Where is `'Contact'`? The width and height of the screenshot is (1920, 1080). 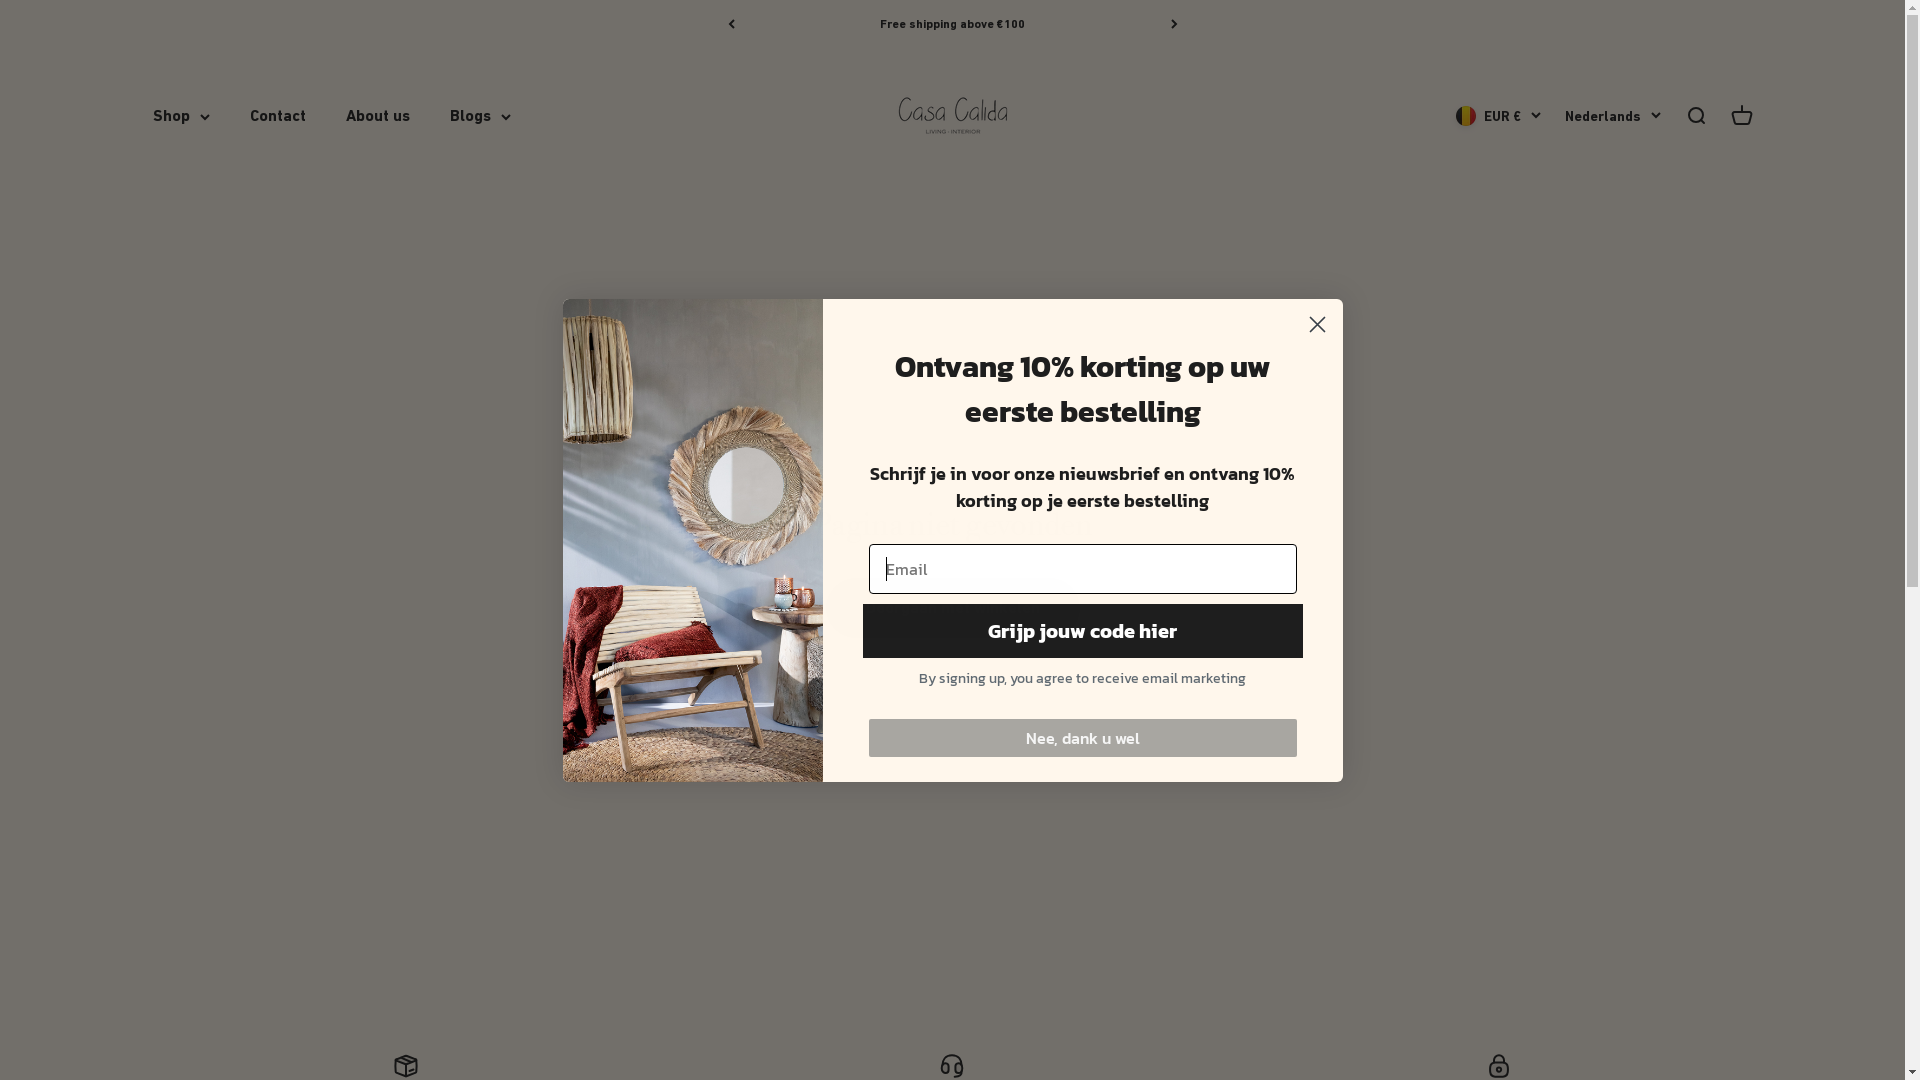
'Contact' is located at coordinates (277, 116).